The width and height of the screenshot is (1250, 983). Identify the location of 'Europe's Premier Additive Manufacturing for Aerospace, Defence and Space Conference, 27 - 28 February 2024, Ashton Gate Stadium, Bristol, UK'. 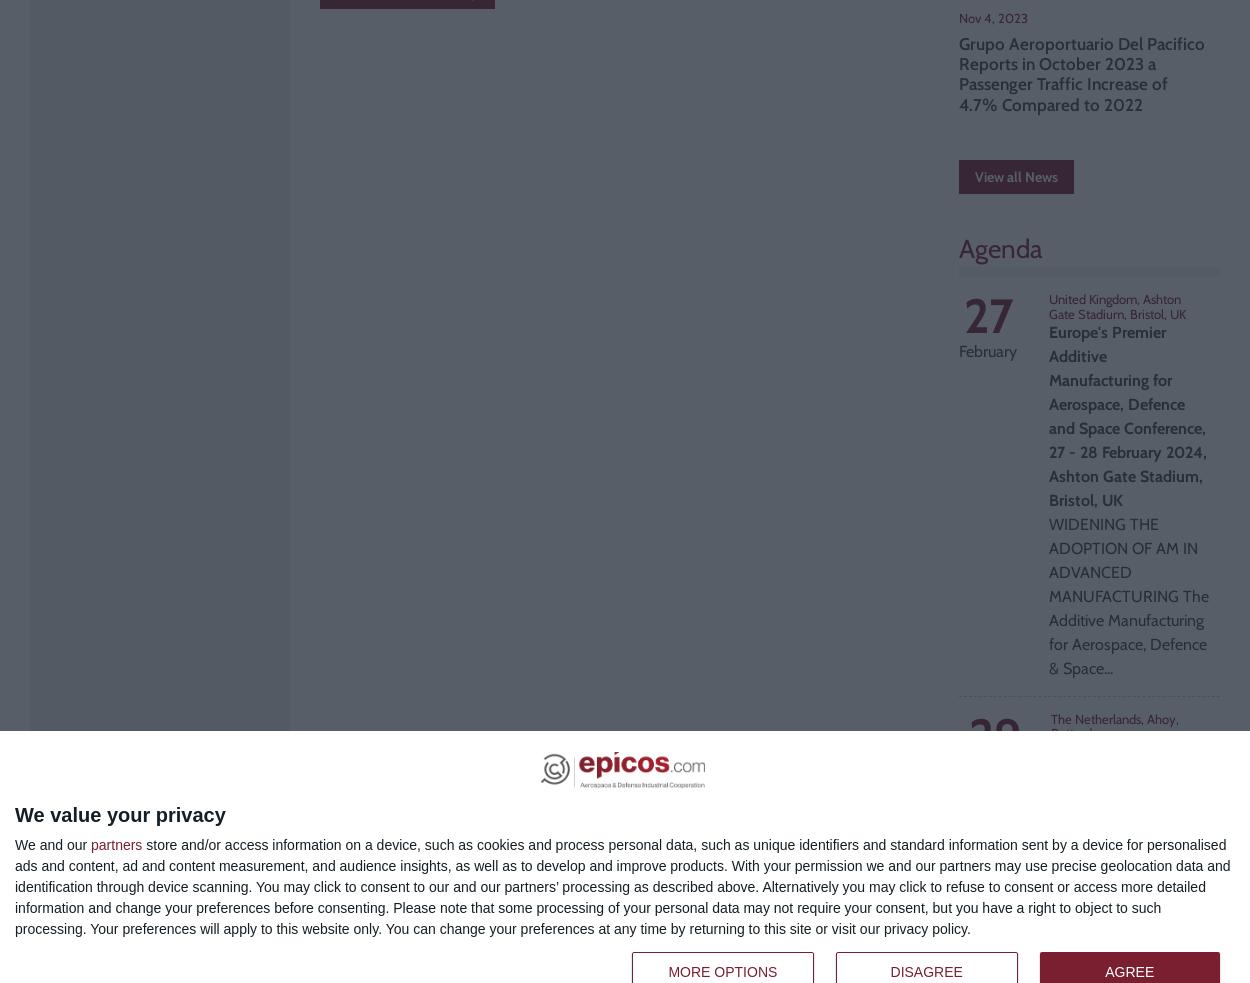
(1049, 414).